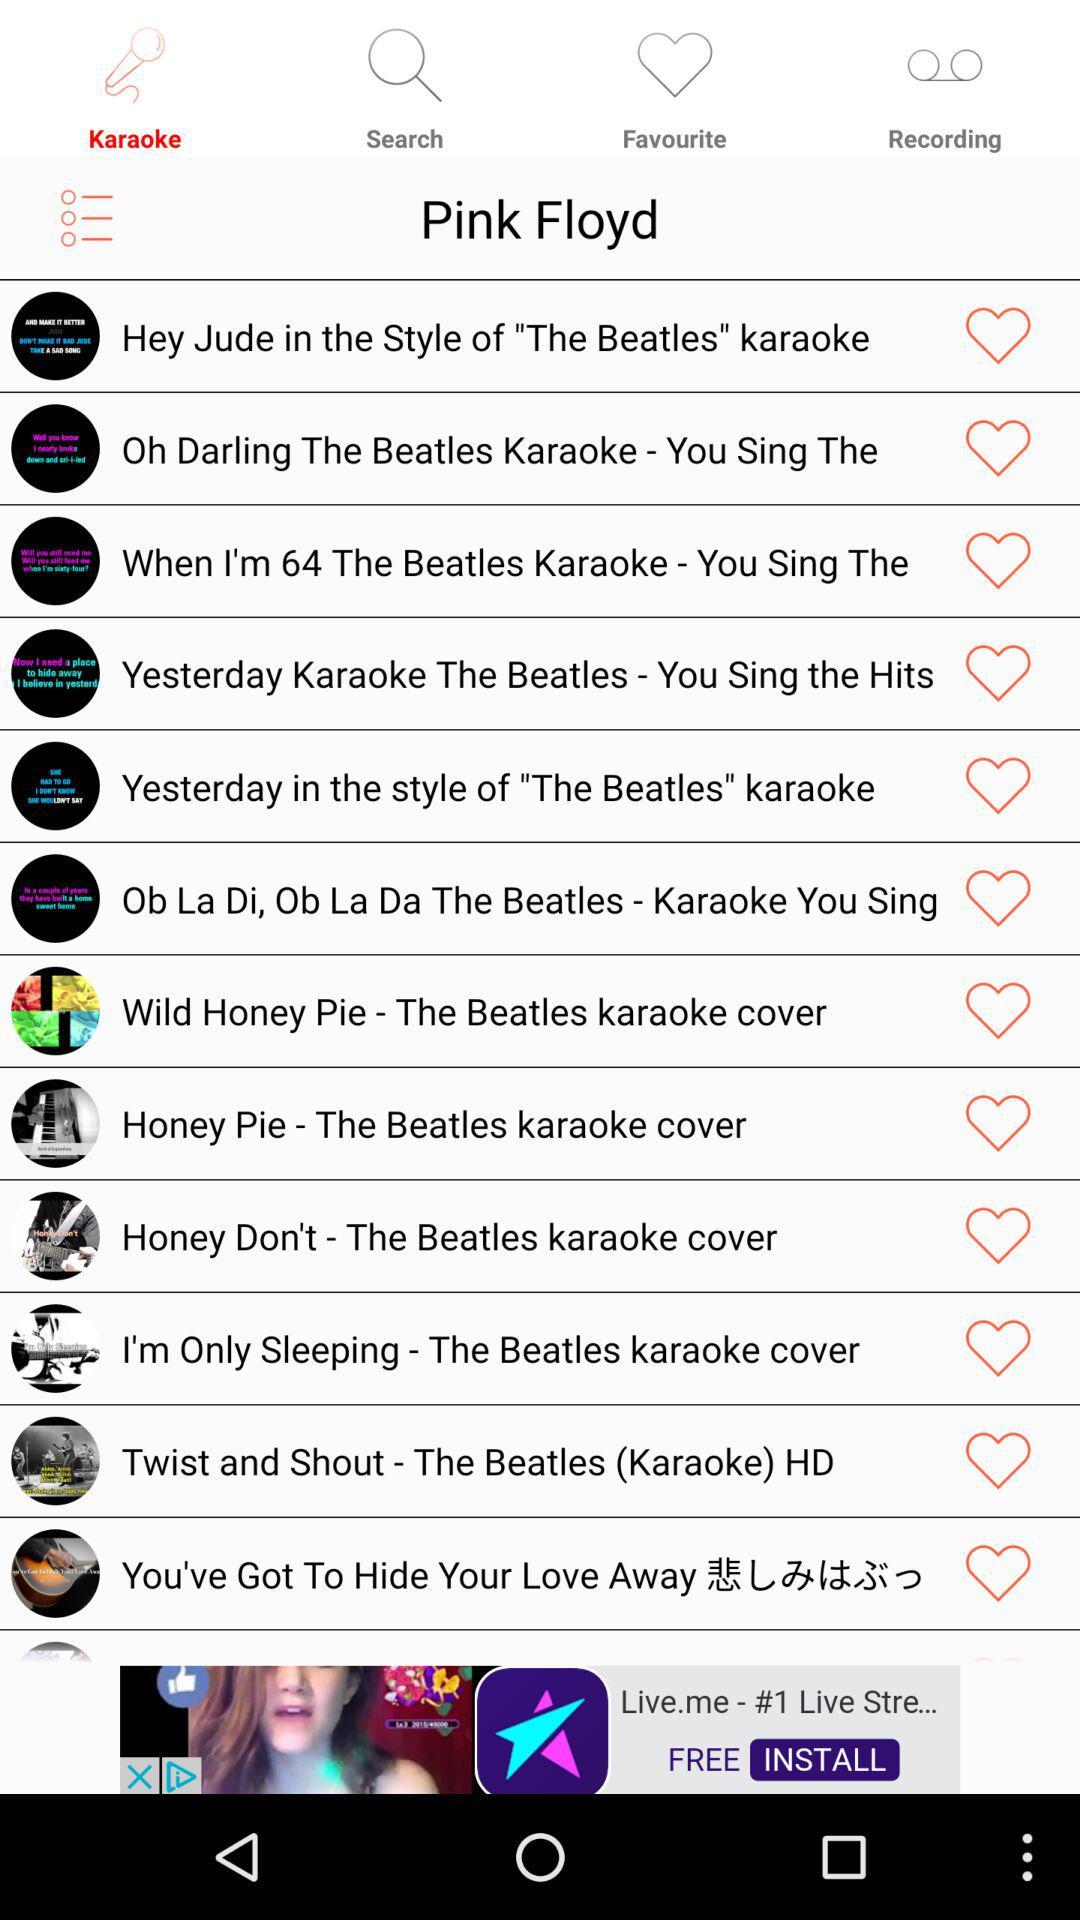 The height and width of the screenshot is (1920, 1080). I want to click on adding button, so click(998, 336).